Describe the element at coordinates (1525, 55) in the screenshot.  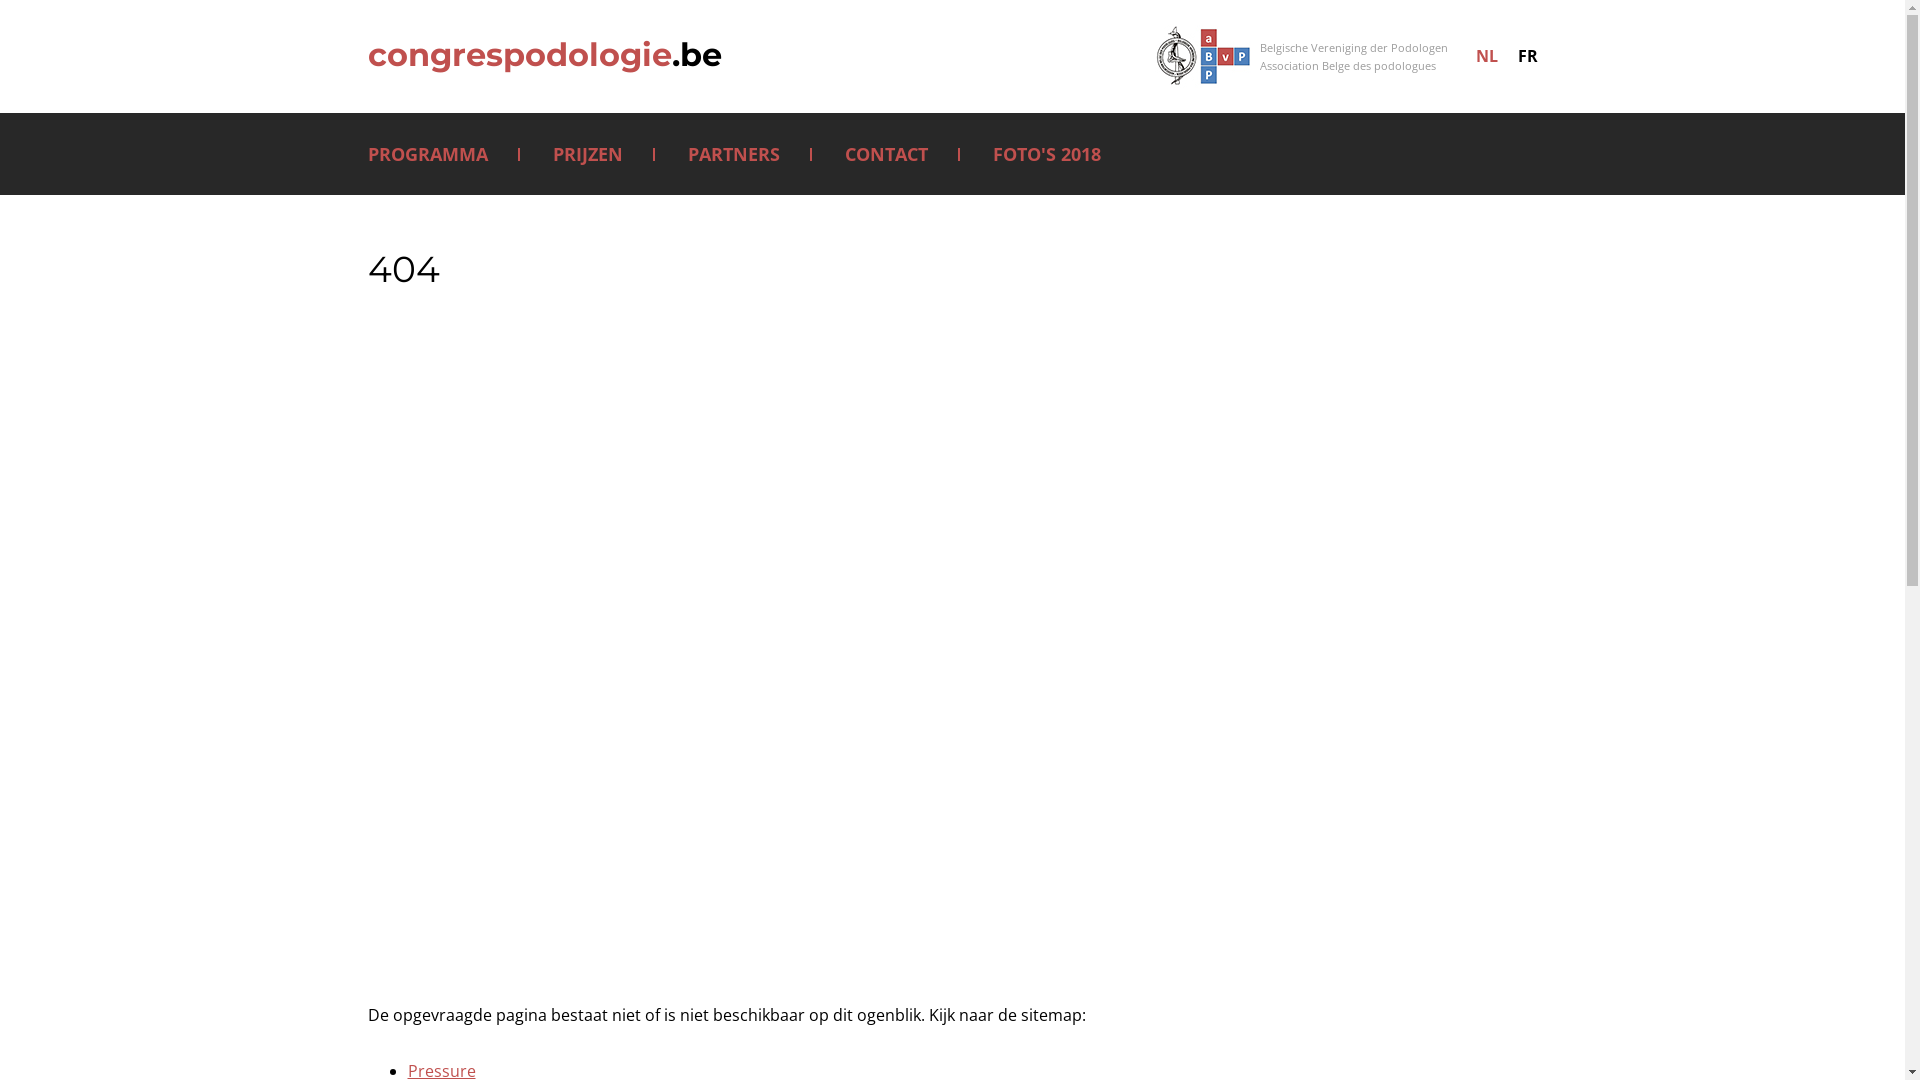
I see `'FR'` at that location.